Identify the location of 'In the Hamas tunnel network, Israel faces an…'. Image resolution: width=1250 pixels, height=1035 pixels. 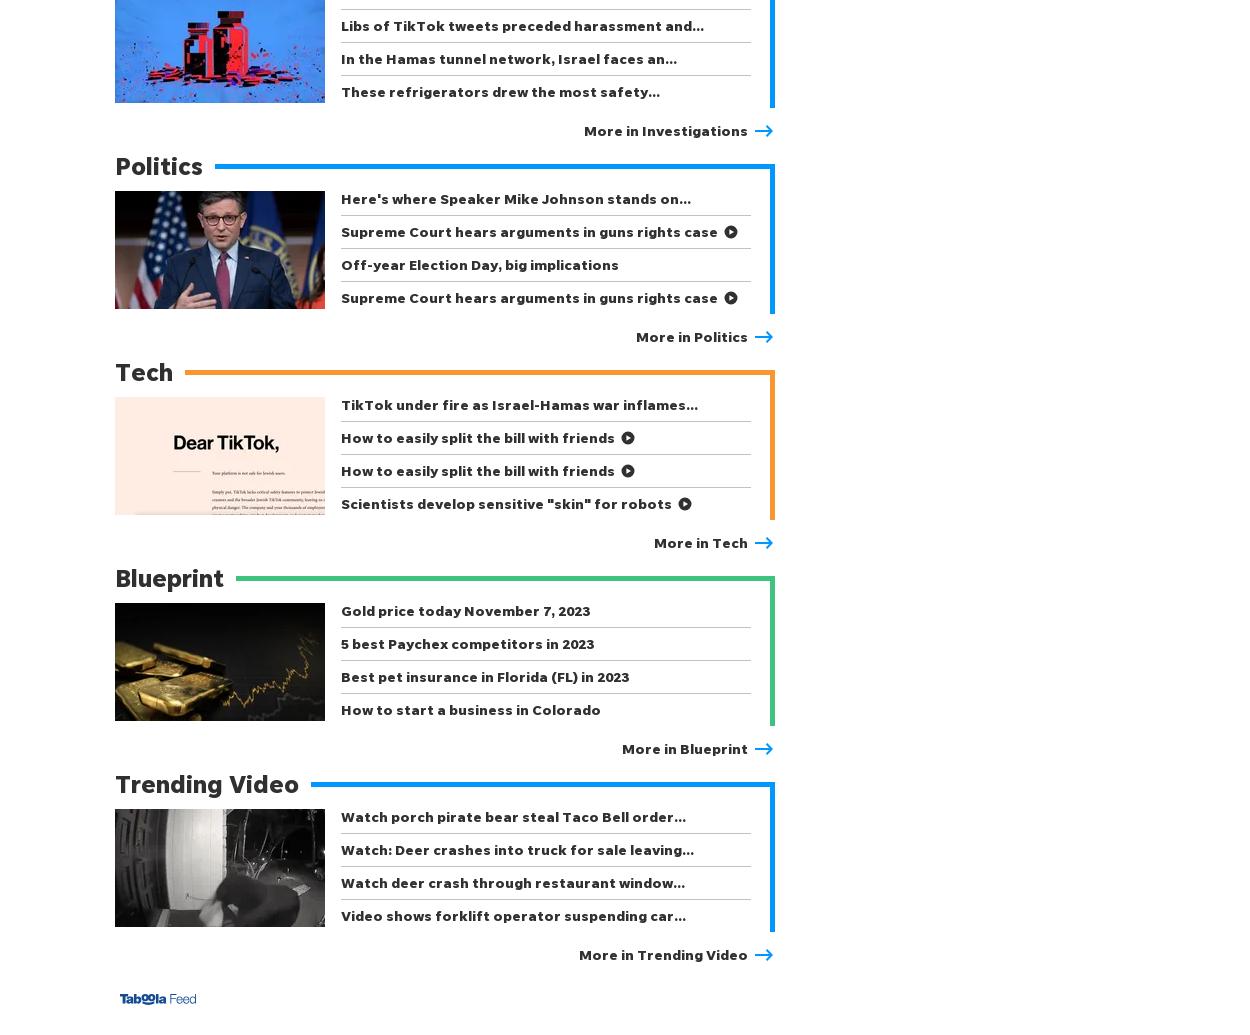
(509, 58).